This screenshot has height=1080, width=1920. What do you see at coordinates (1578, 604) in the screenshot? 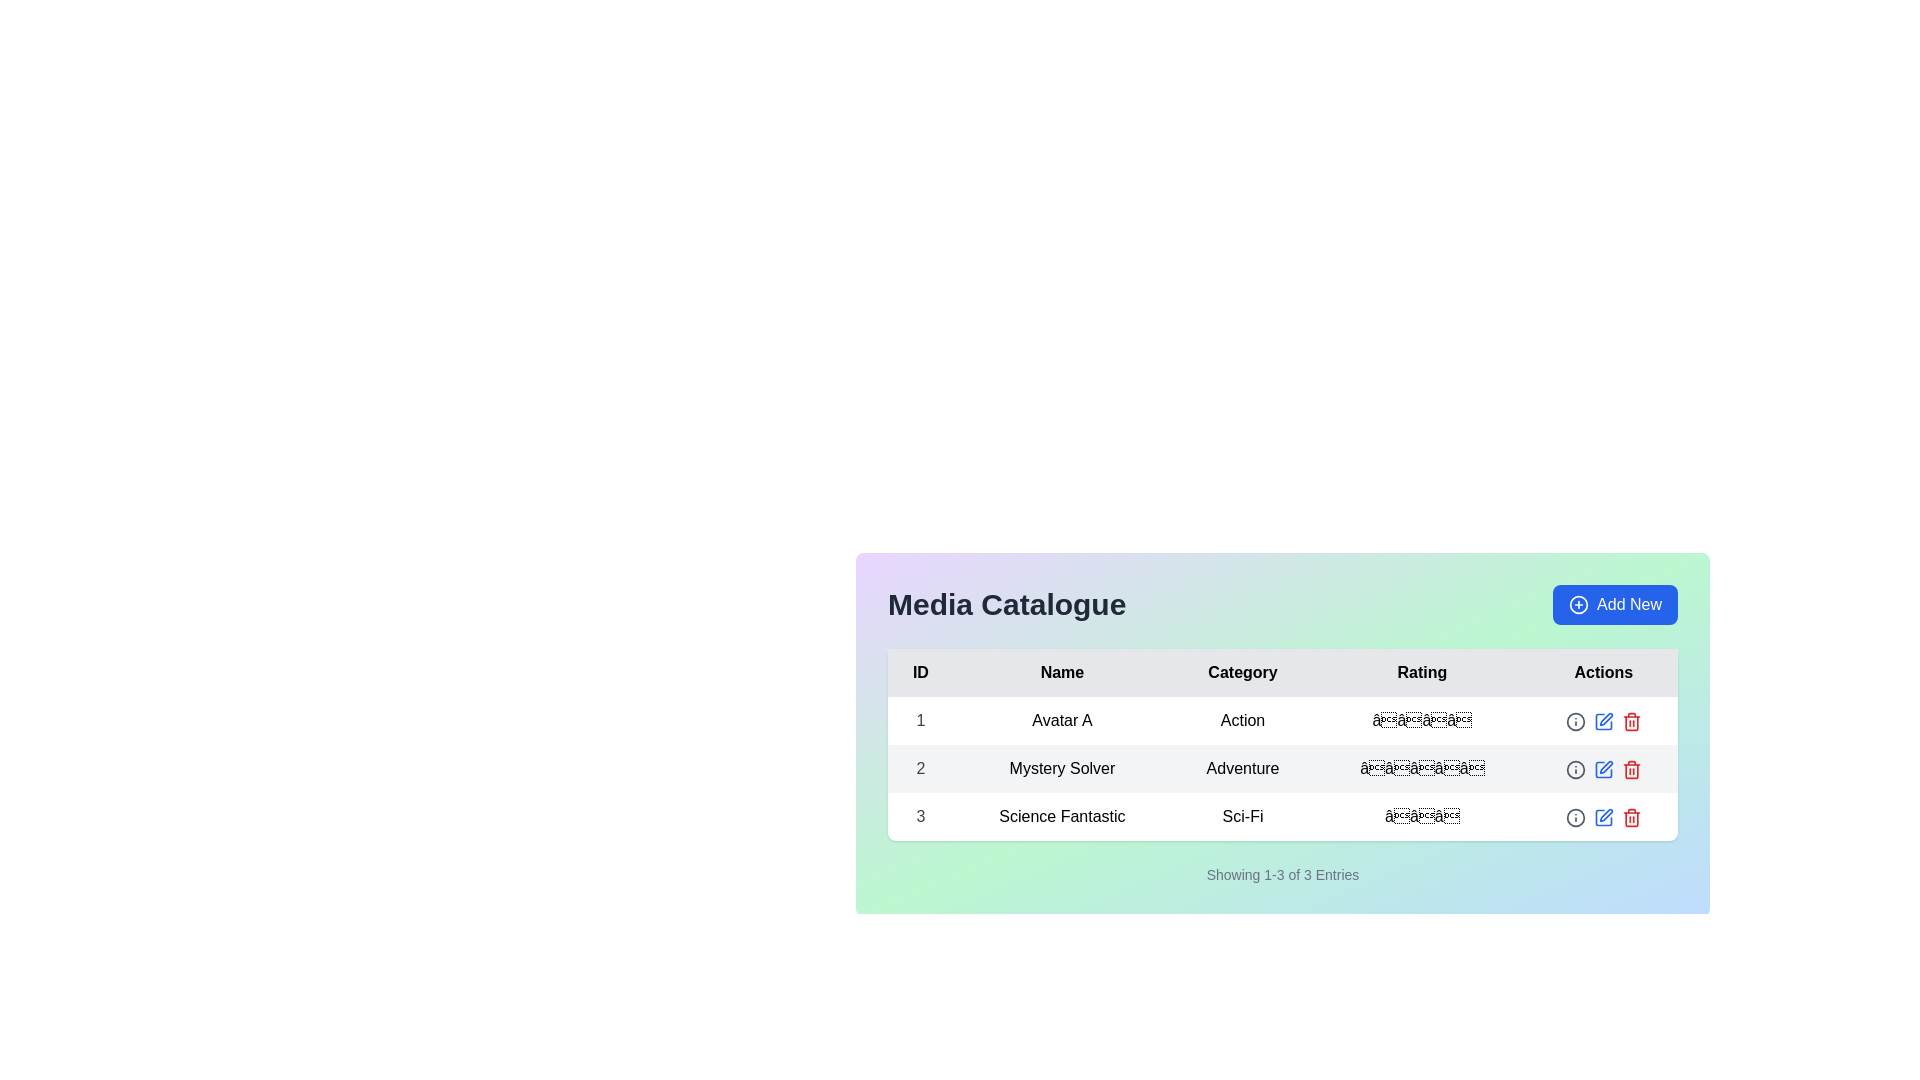
I see `the circular button featuring a plus icon with a blue background to the left of the 'Add New' label in the top-right corner of the Media Catalogue panel` at bounding box center [1578, 604].